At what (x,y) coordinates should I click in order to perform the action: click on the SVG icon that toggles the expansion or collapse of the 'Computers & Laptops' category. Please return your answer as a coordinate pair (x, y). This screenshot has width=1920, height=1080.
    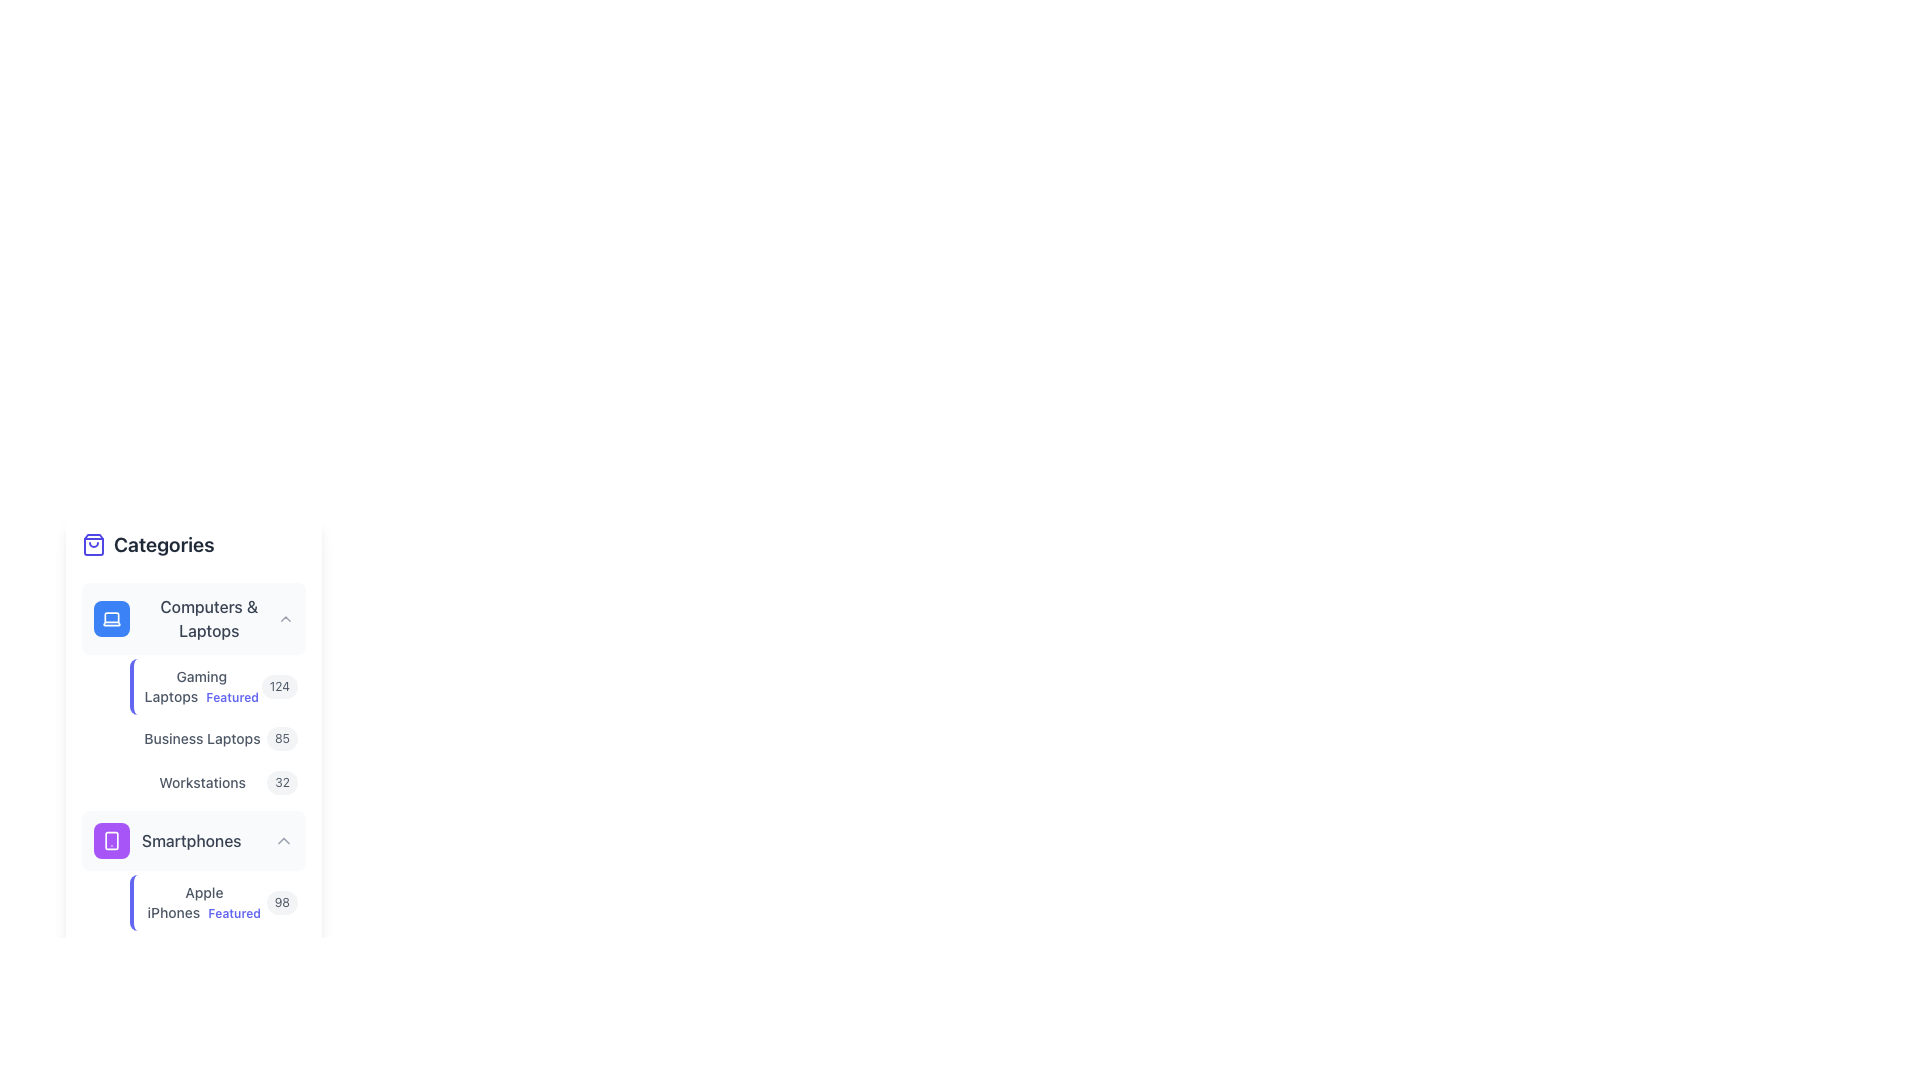
    Looking at the image, I should click on (284, 617).